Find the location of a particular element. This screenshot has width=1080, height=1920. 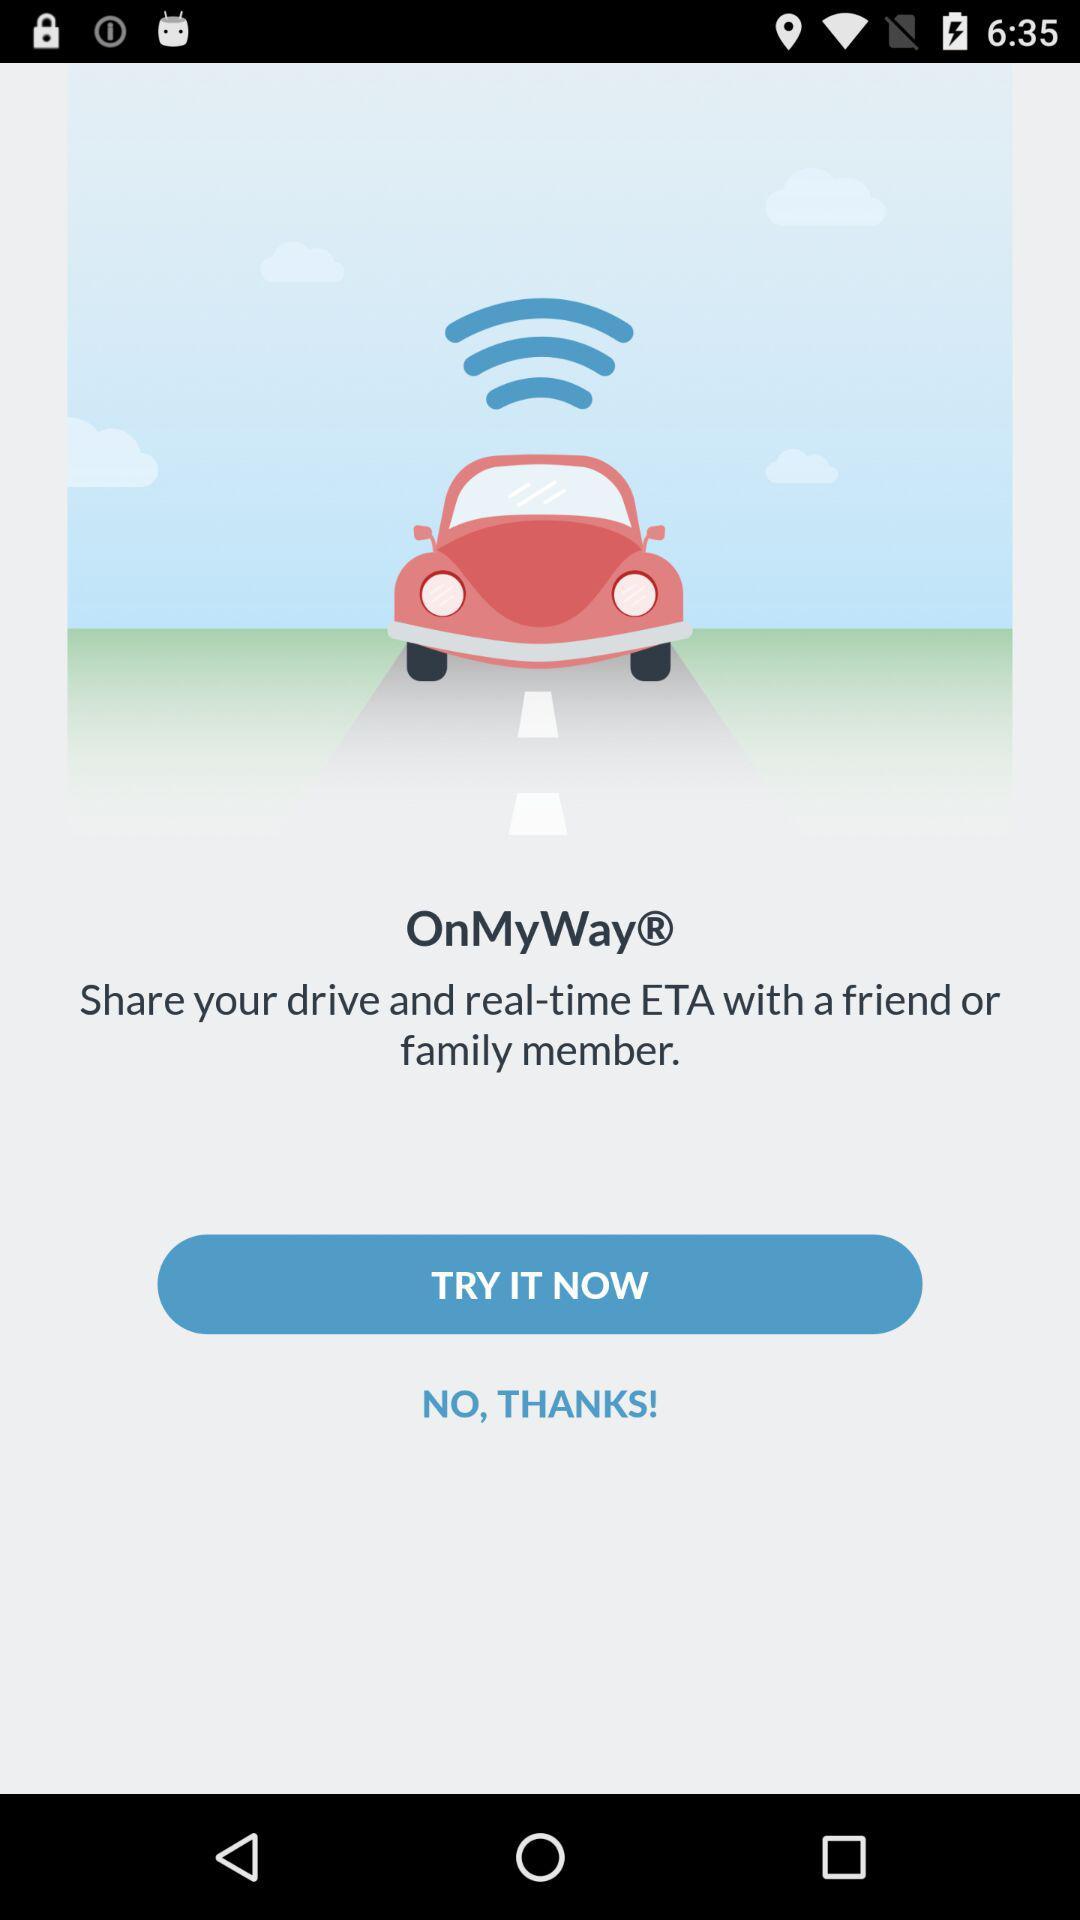

the icon above the no, thanks! icon is located at coordinates (540, 1284).